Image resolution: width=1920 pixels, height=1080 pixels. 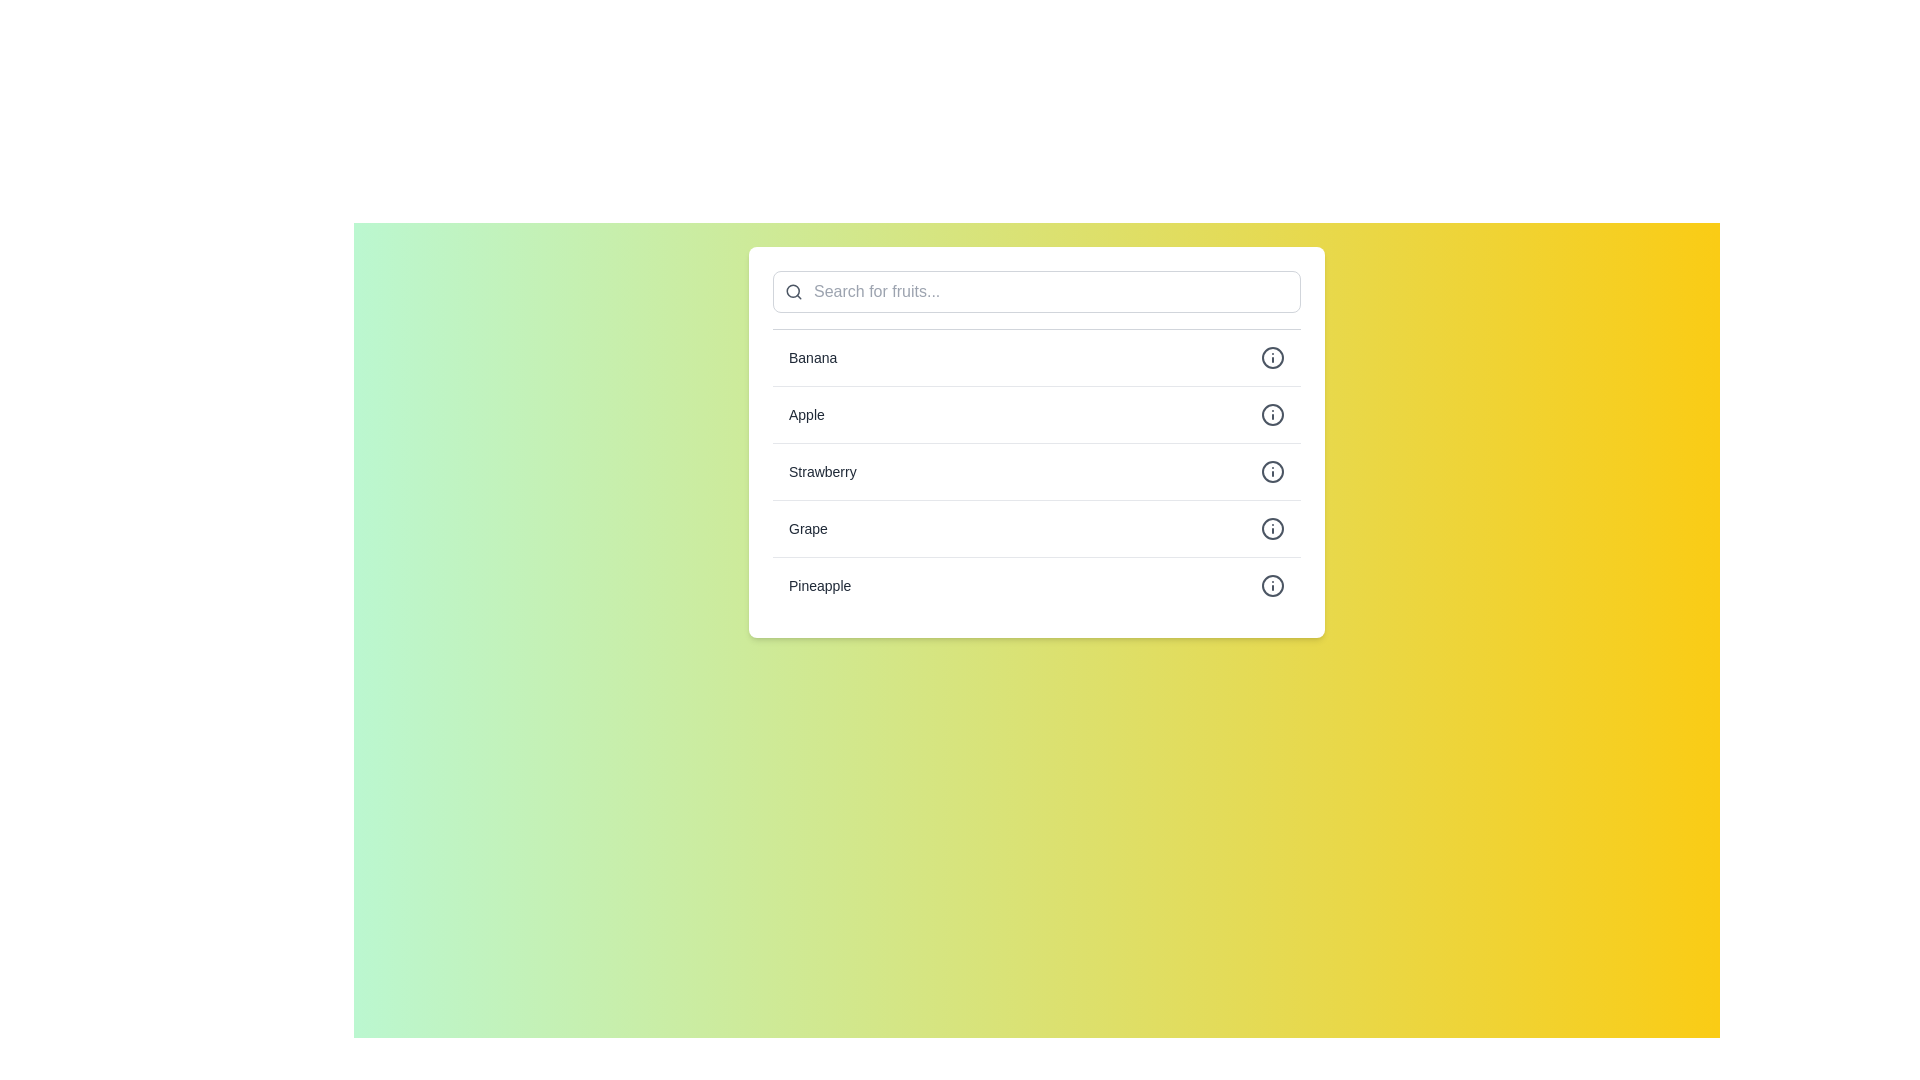 What do you see at coordinates (1271, 527) in the screenshot?
I see `the central circular part of the 'info' icon next to the 'Grape' list item in the vertical list of fruit options` at bounding box center [1271, 527].